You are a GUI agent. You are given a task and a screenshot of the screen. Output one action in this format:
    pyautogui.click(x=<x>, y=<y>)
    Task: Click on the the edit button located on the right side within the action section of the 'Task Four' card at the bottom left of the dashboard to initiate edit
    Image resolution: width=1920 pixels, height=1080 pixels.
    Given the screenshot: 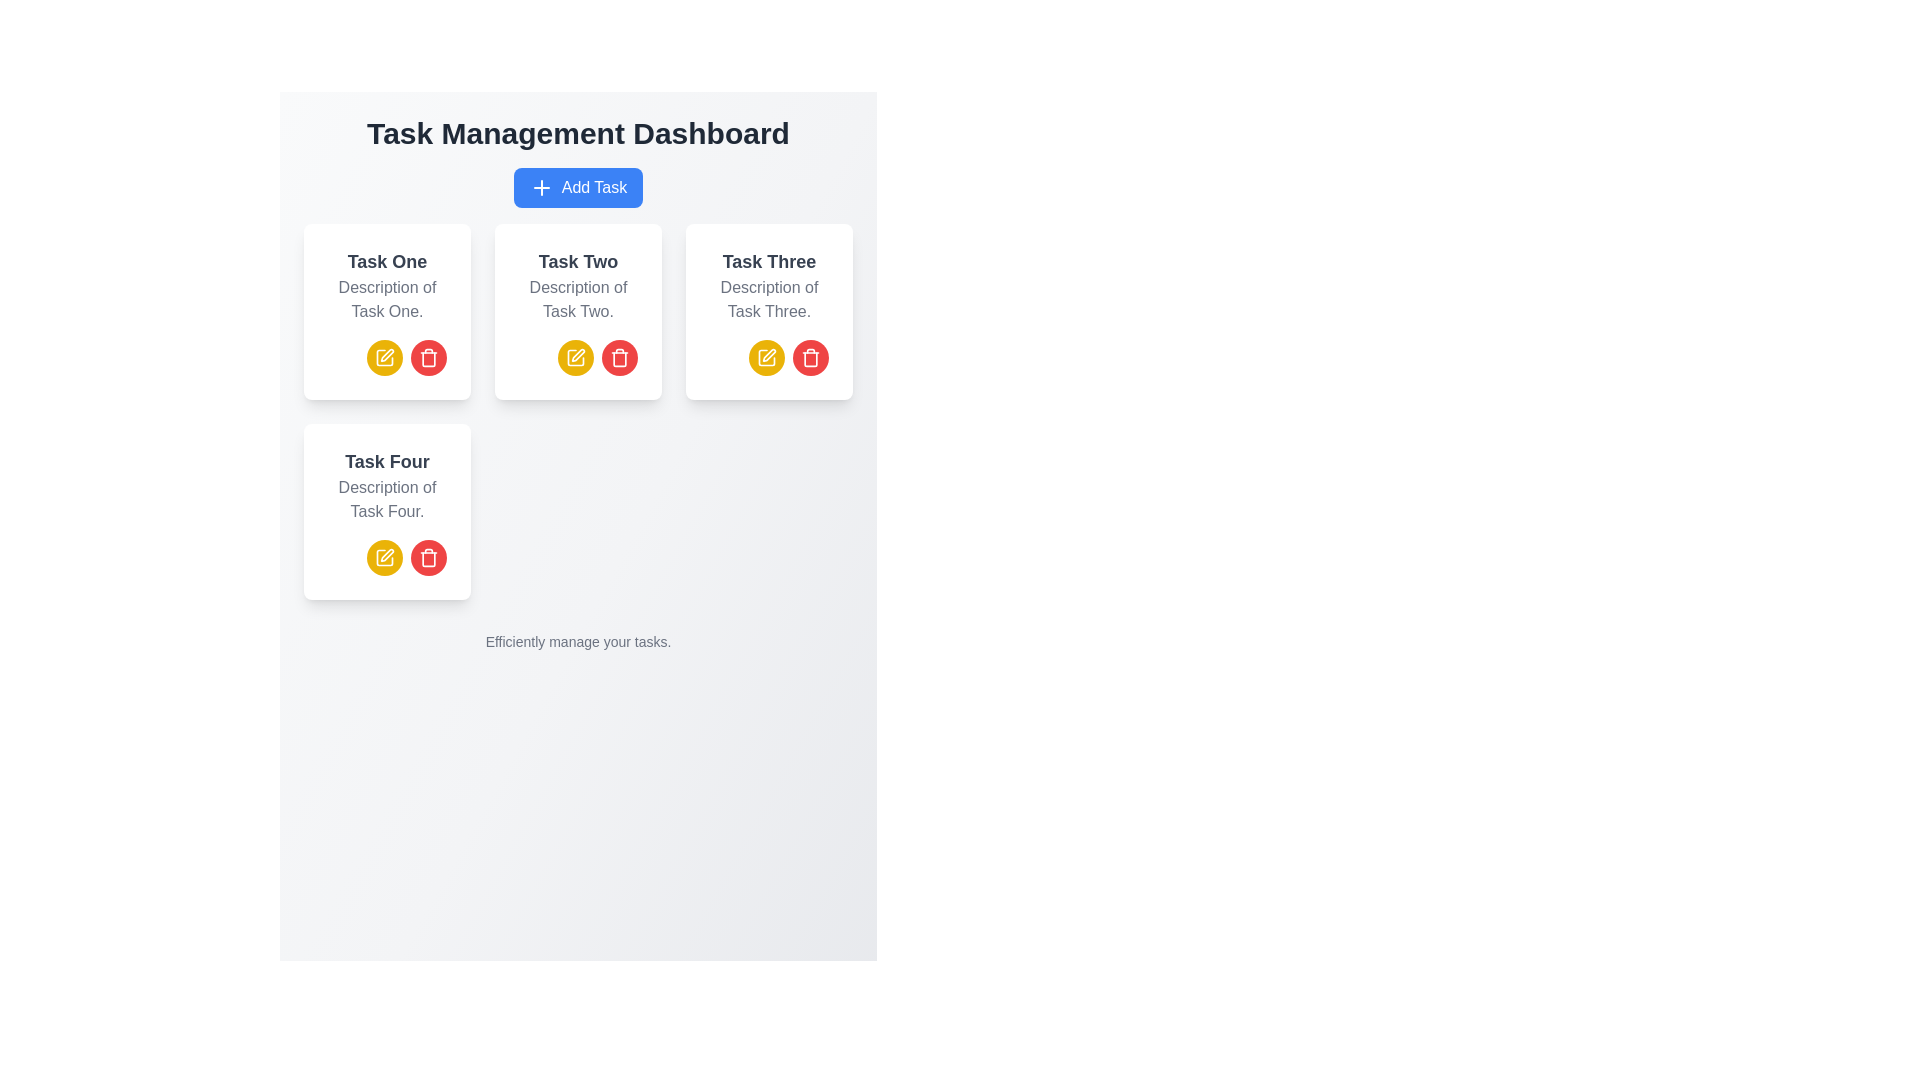 What is the action you would take?
    pyautogui.click(x=384, y=558)
    